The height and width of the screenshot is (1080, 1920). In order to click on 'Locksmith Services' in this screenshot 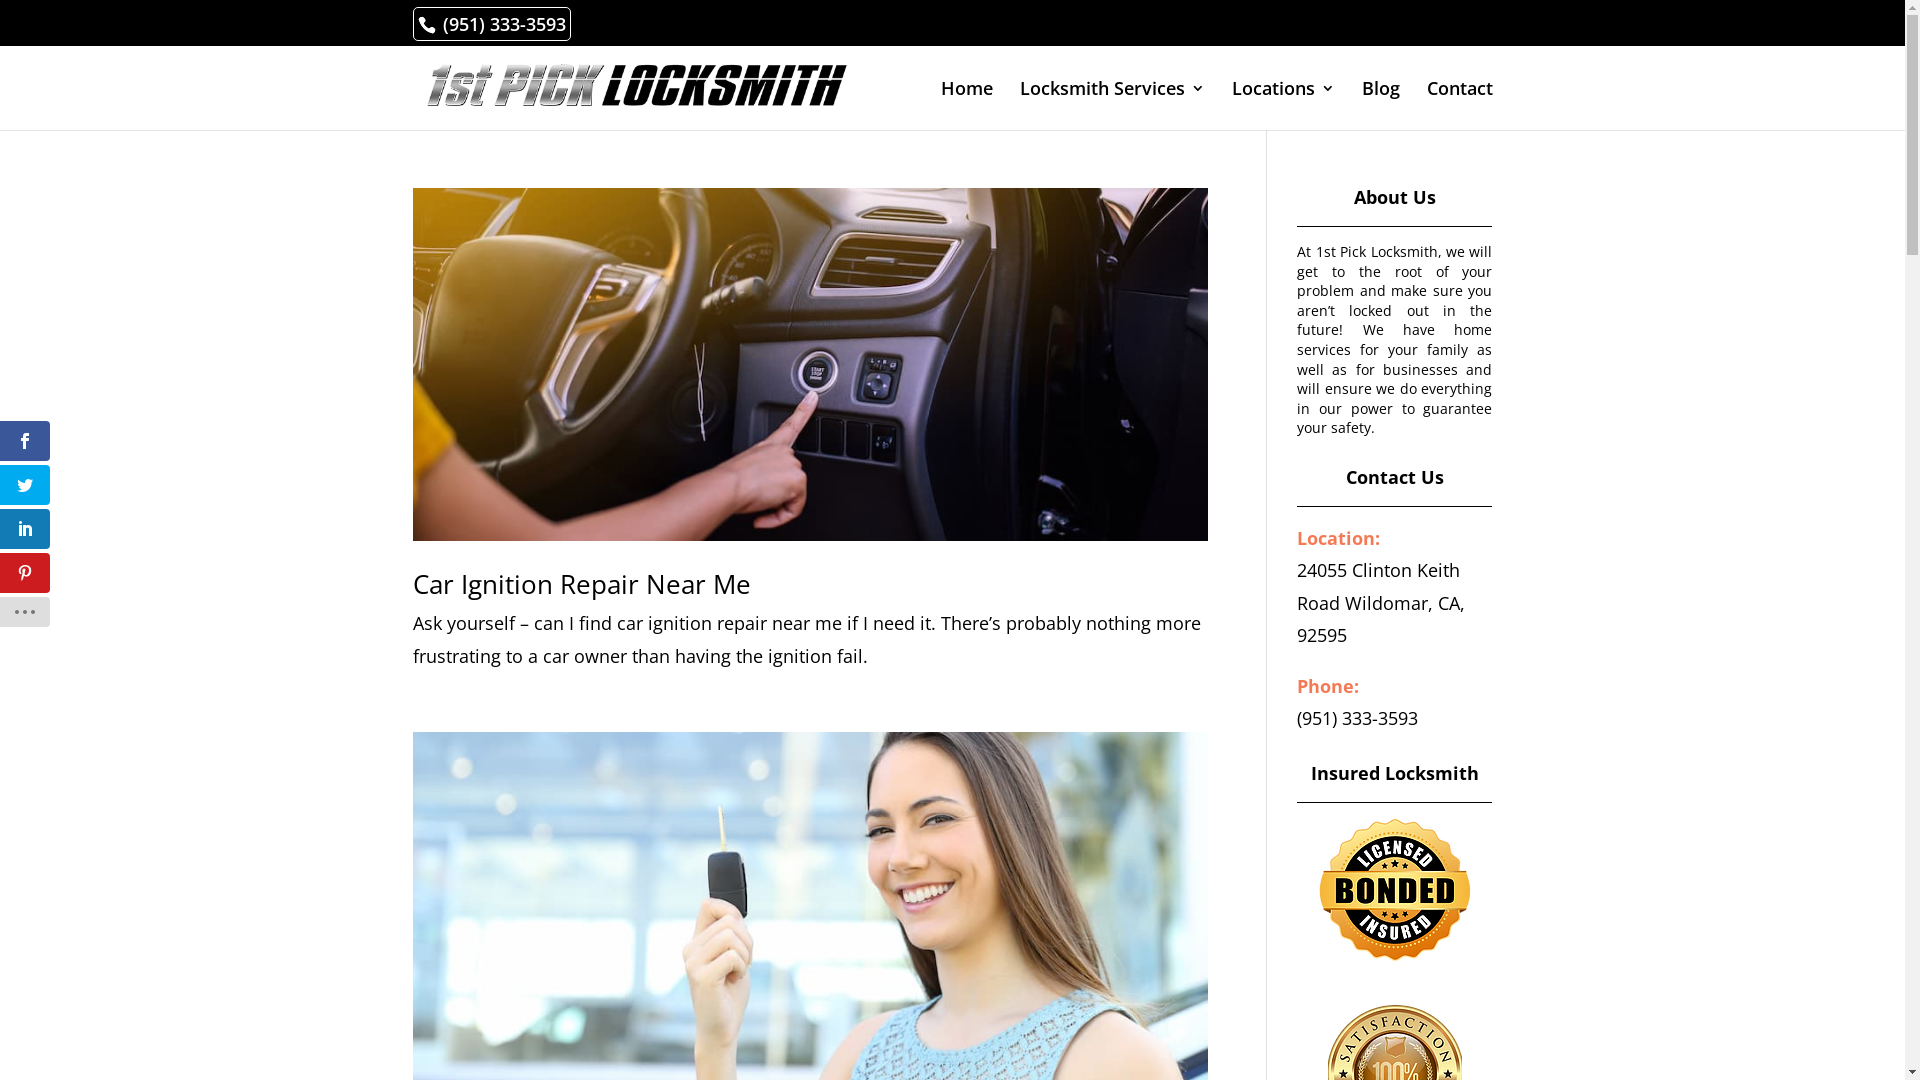, I will do `click(1111, 105)`.